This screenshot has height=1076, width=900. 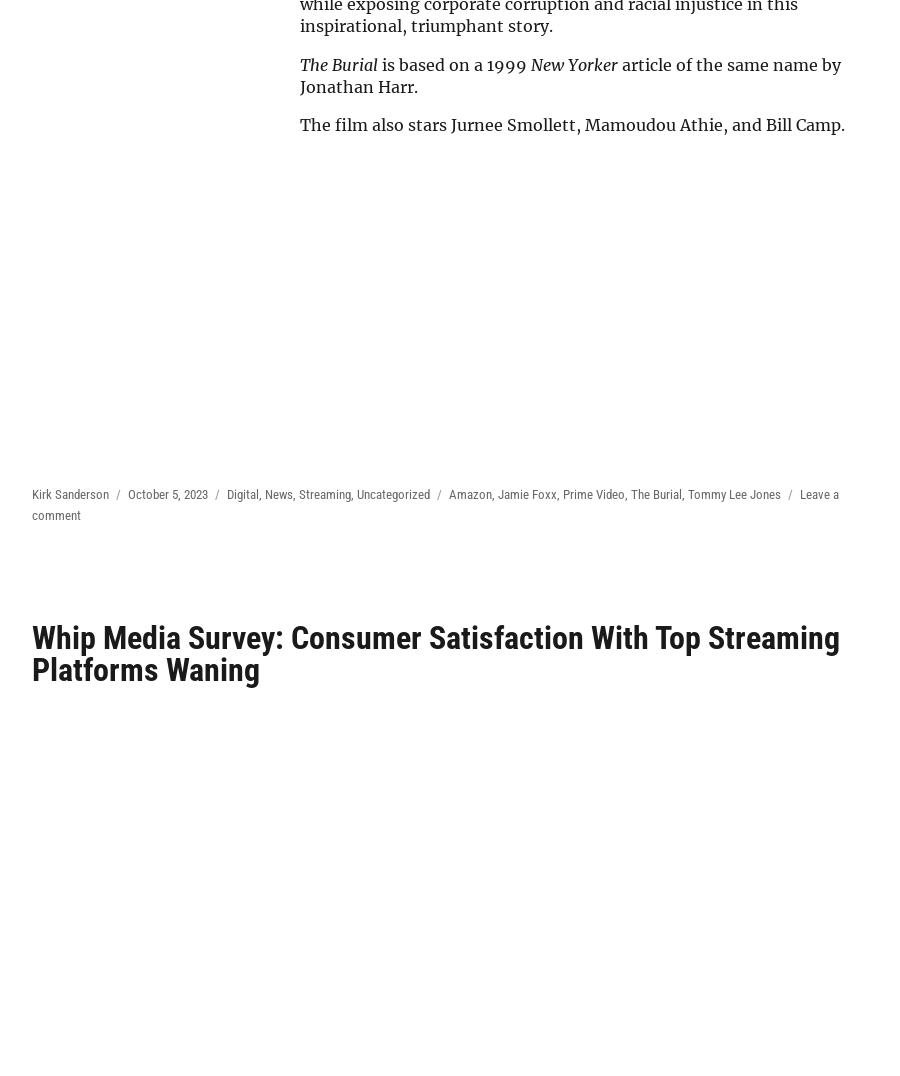 I want to click on 'Whip Media Survey: Consumer Satisfaction With Top Streaming Platforms Waning', so click(x=435, y=652).